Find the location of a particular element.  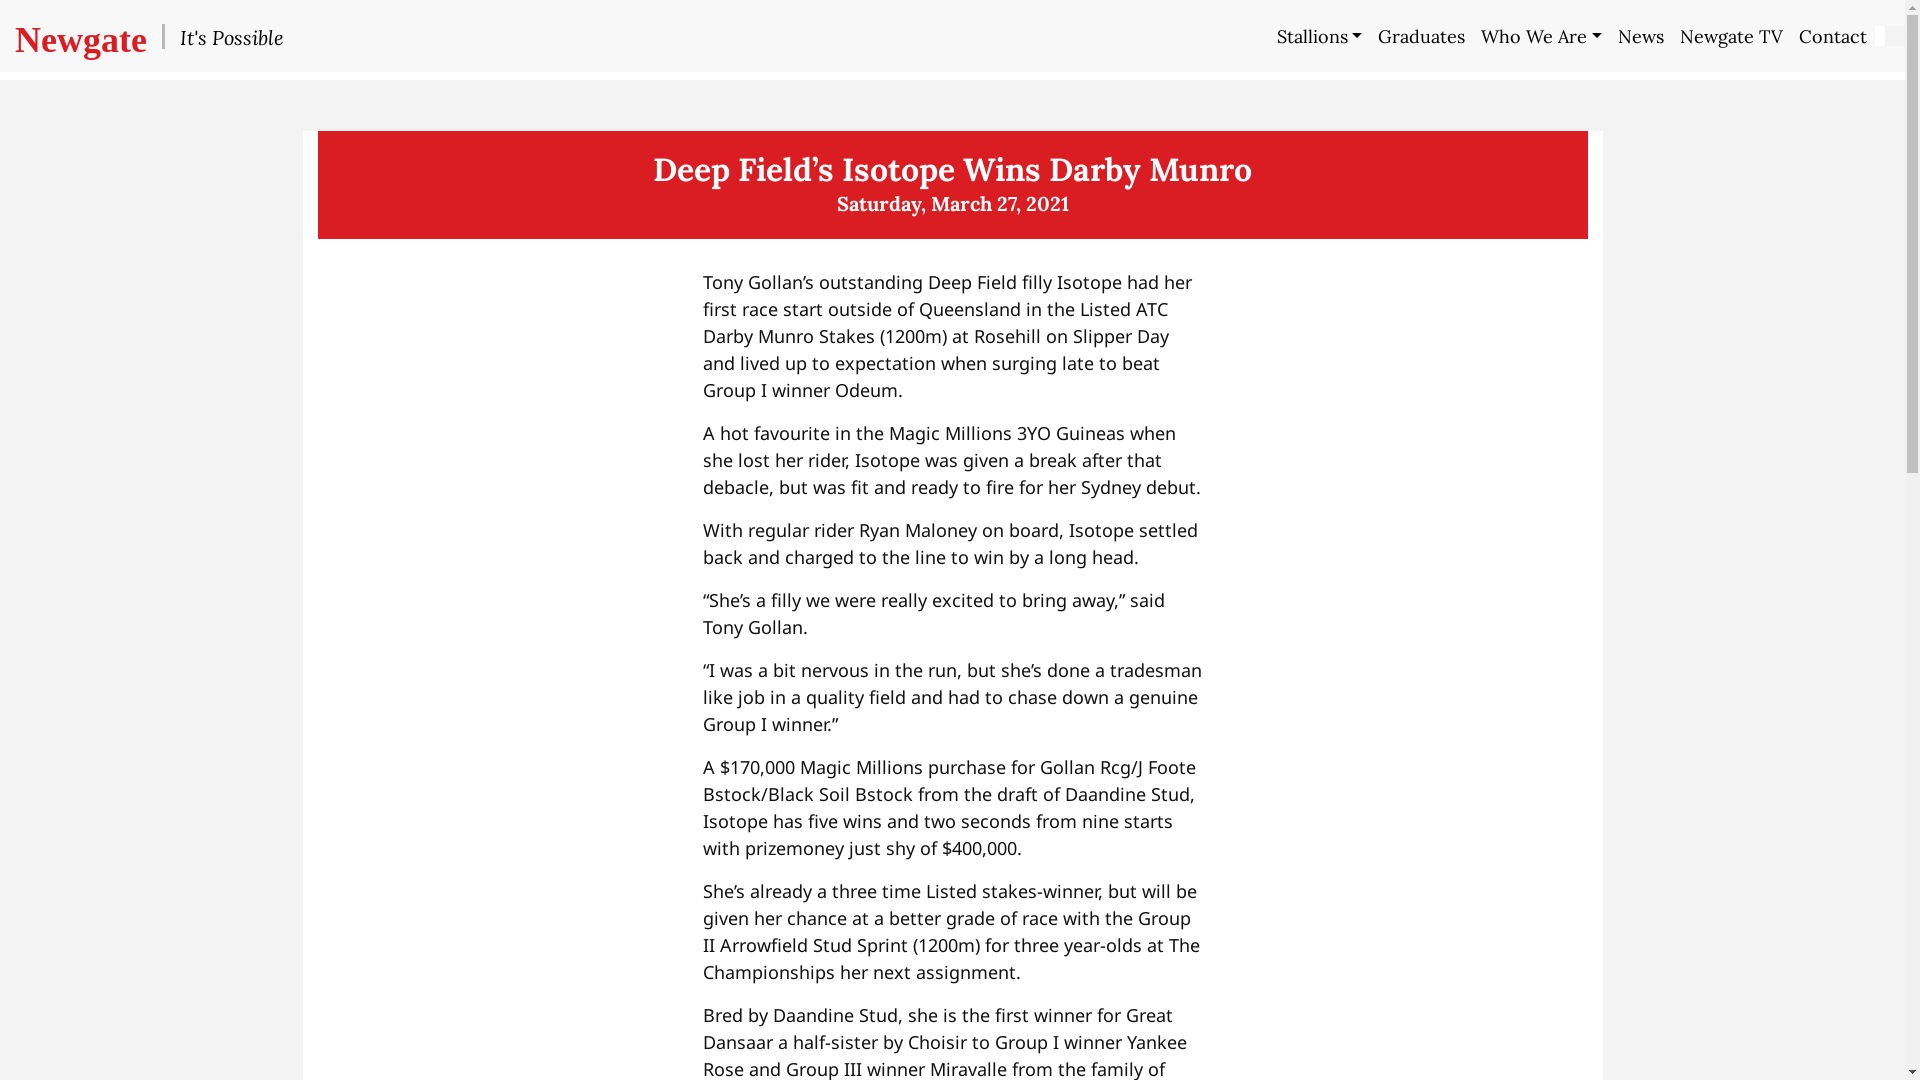

'News' is located at coordinates (1641, 35).